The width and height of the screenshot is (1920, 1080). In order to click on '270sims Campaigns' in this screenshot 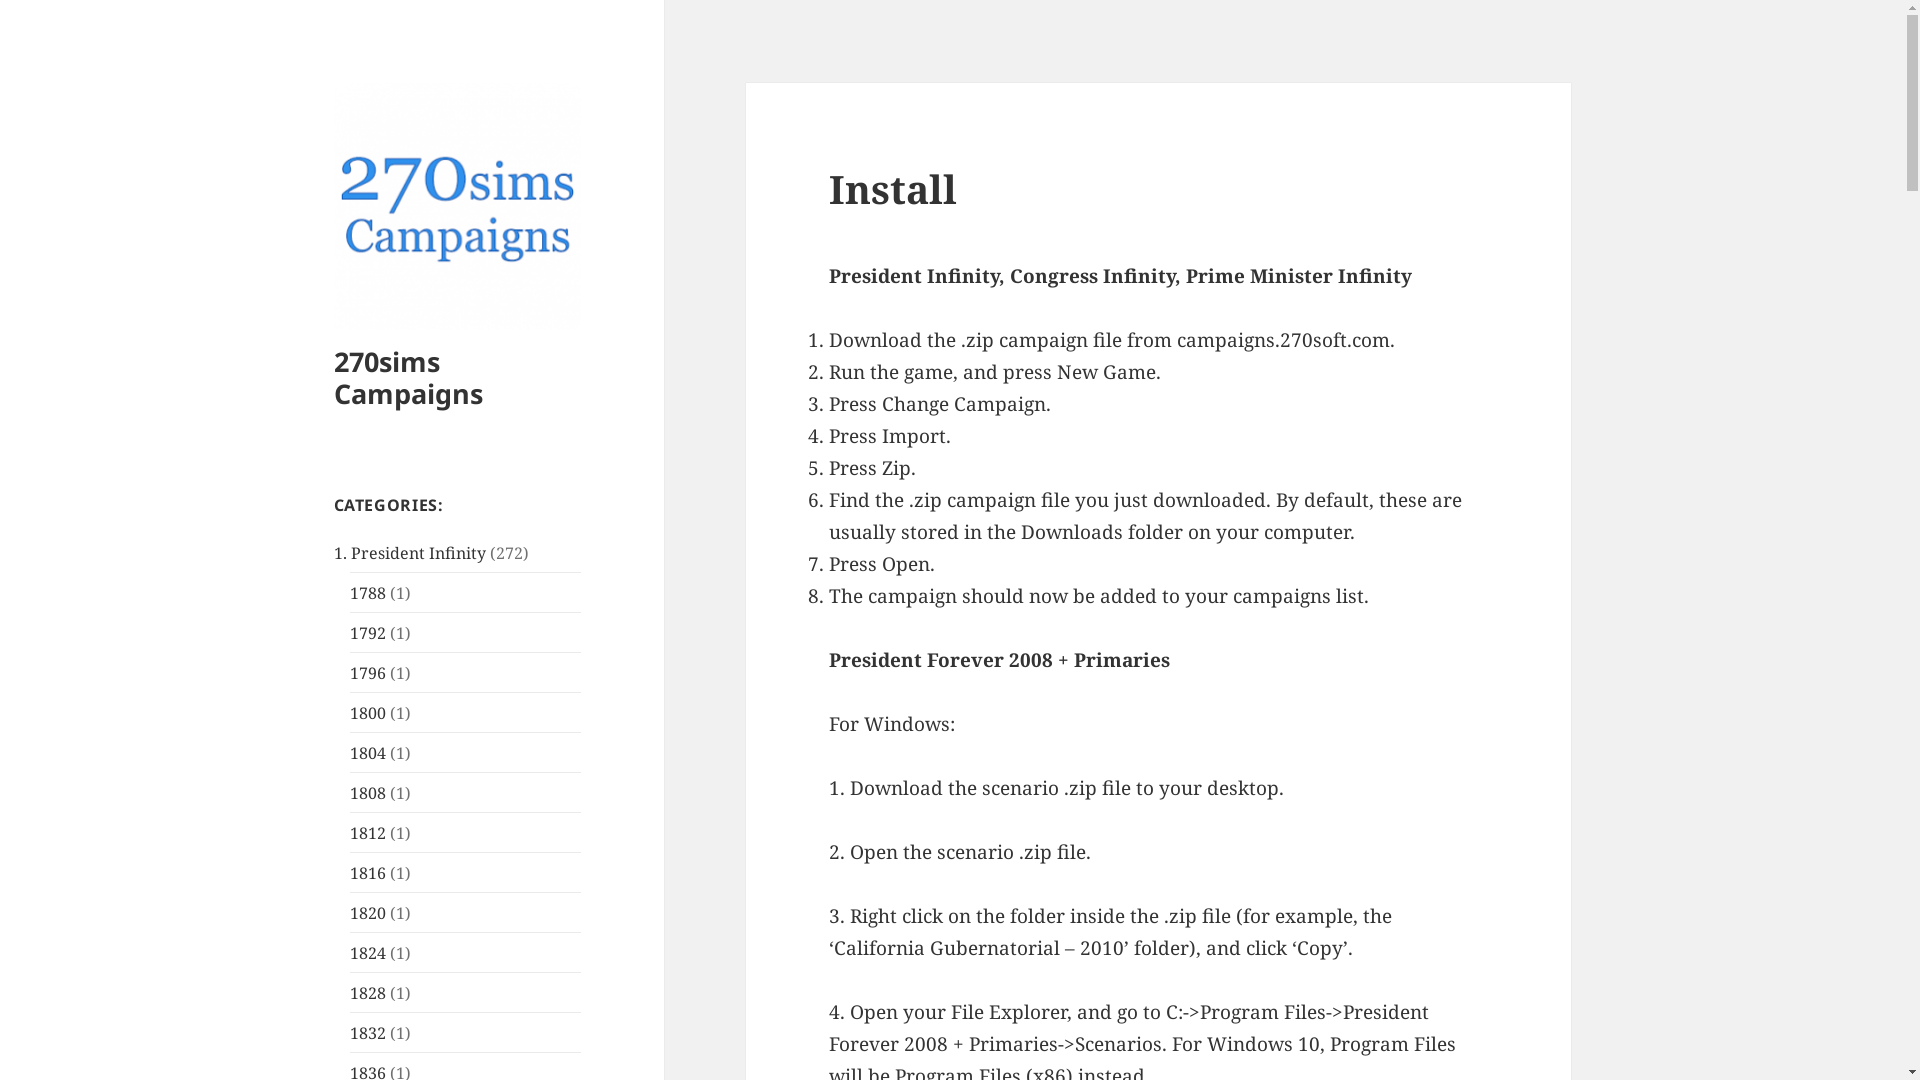, I will do `click(407, 377)`.